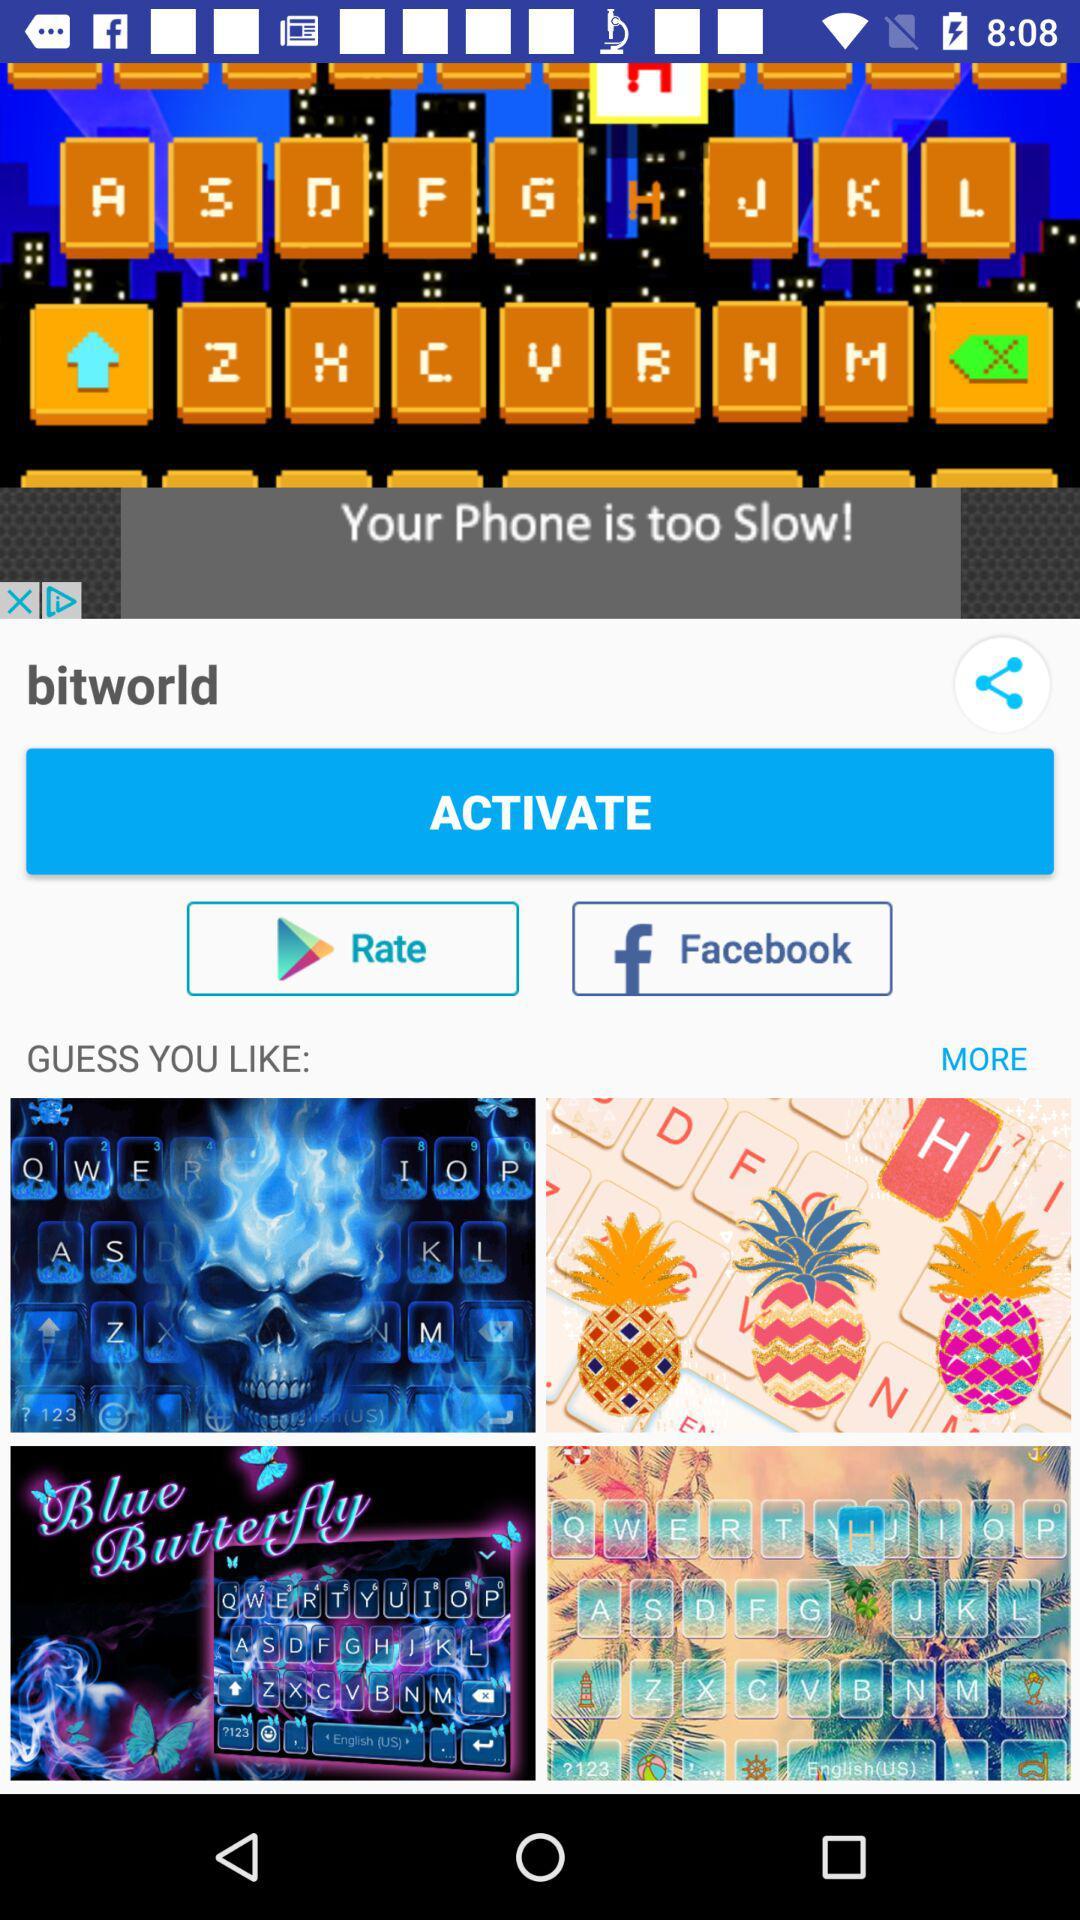 The width and height of the screenshot is (1080, 1920). I want to click on item next to bitworld icon, so click(1002, 683).